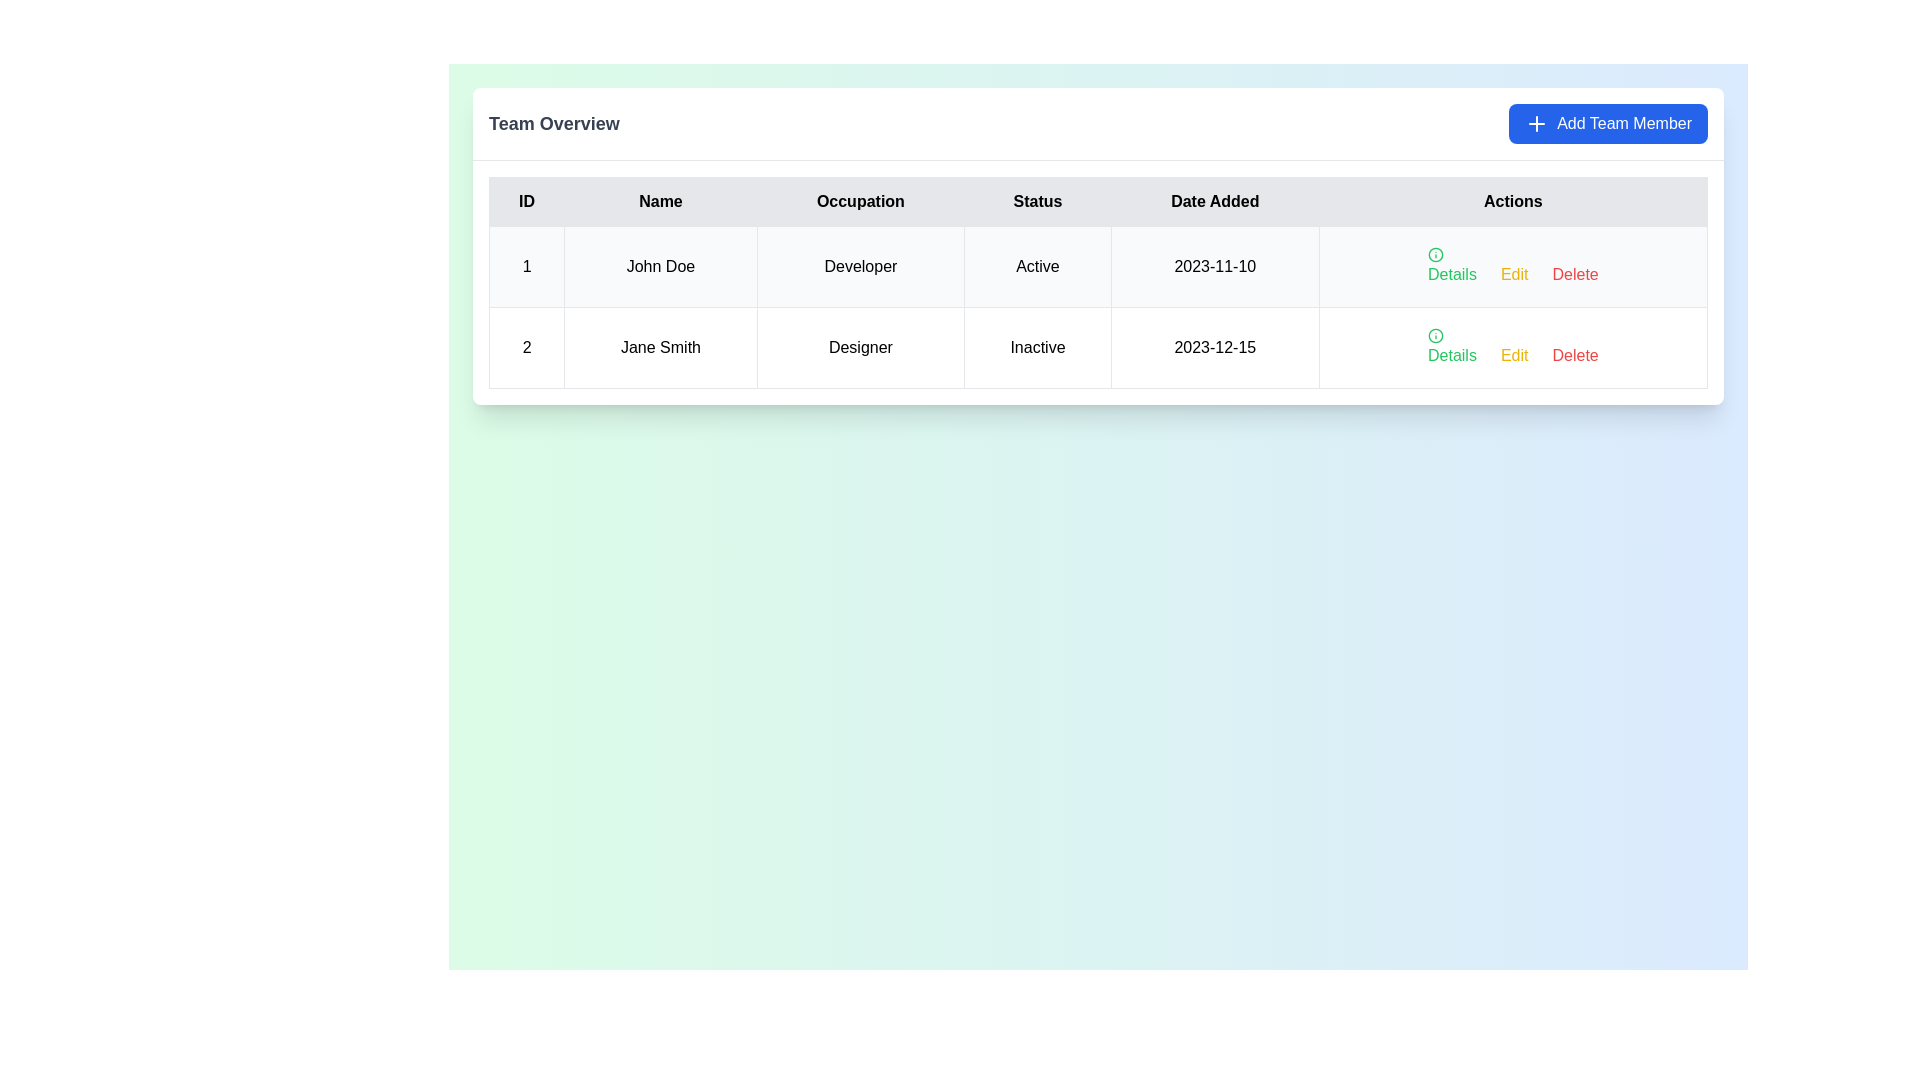 This screenshot has width=1920, height=1080. Describe the element at coordinates (1513, 346) in the screenshot. I see `the group of buttons in the 'Actions' column of the second row of the table, which includes 'Details', 'Edit', and 'Delete' for the record of 'Jane Smith'` at that location.